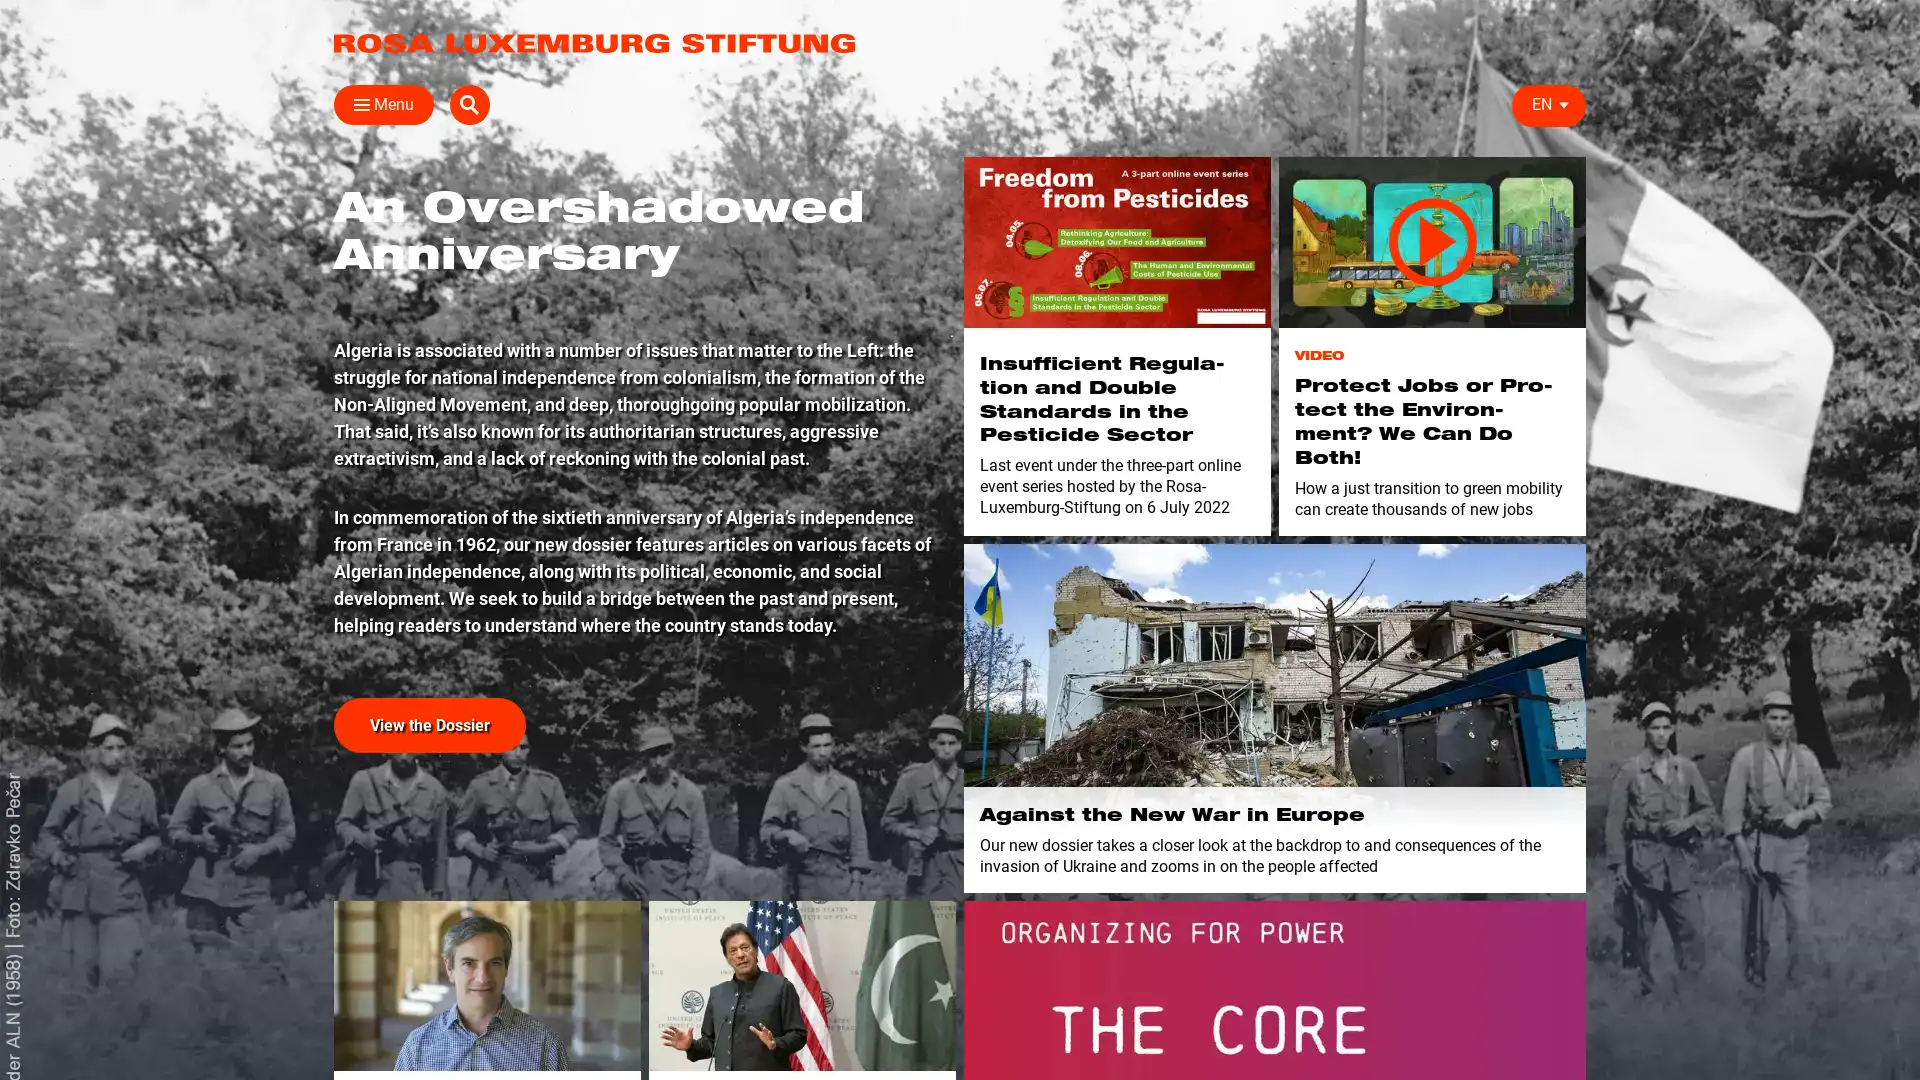  What do you see at coordinates (637, 268) in the screenshot?
I see `Show more / less` at bounding box center [637, 268].